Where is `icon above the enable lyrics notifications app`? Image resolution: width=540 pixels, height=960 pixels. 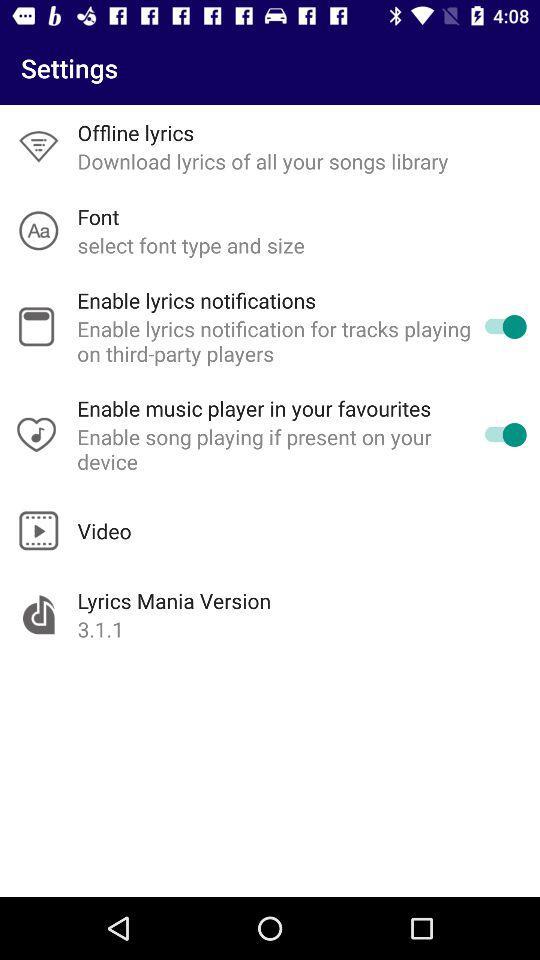
icon above the enable lyrics notifications app is located at coordinates (191, 244).